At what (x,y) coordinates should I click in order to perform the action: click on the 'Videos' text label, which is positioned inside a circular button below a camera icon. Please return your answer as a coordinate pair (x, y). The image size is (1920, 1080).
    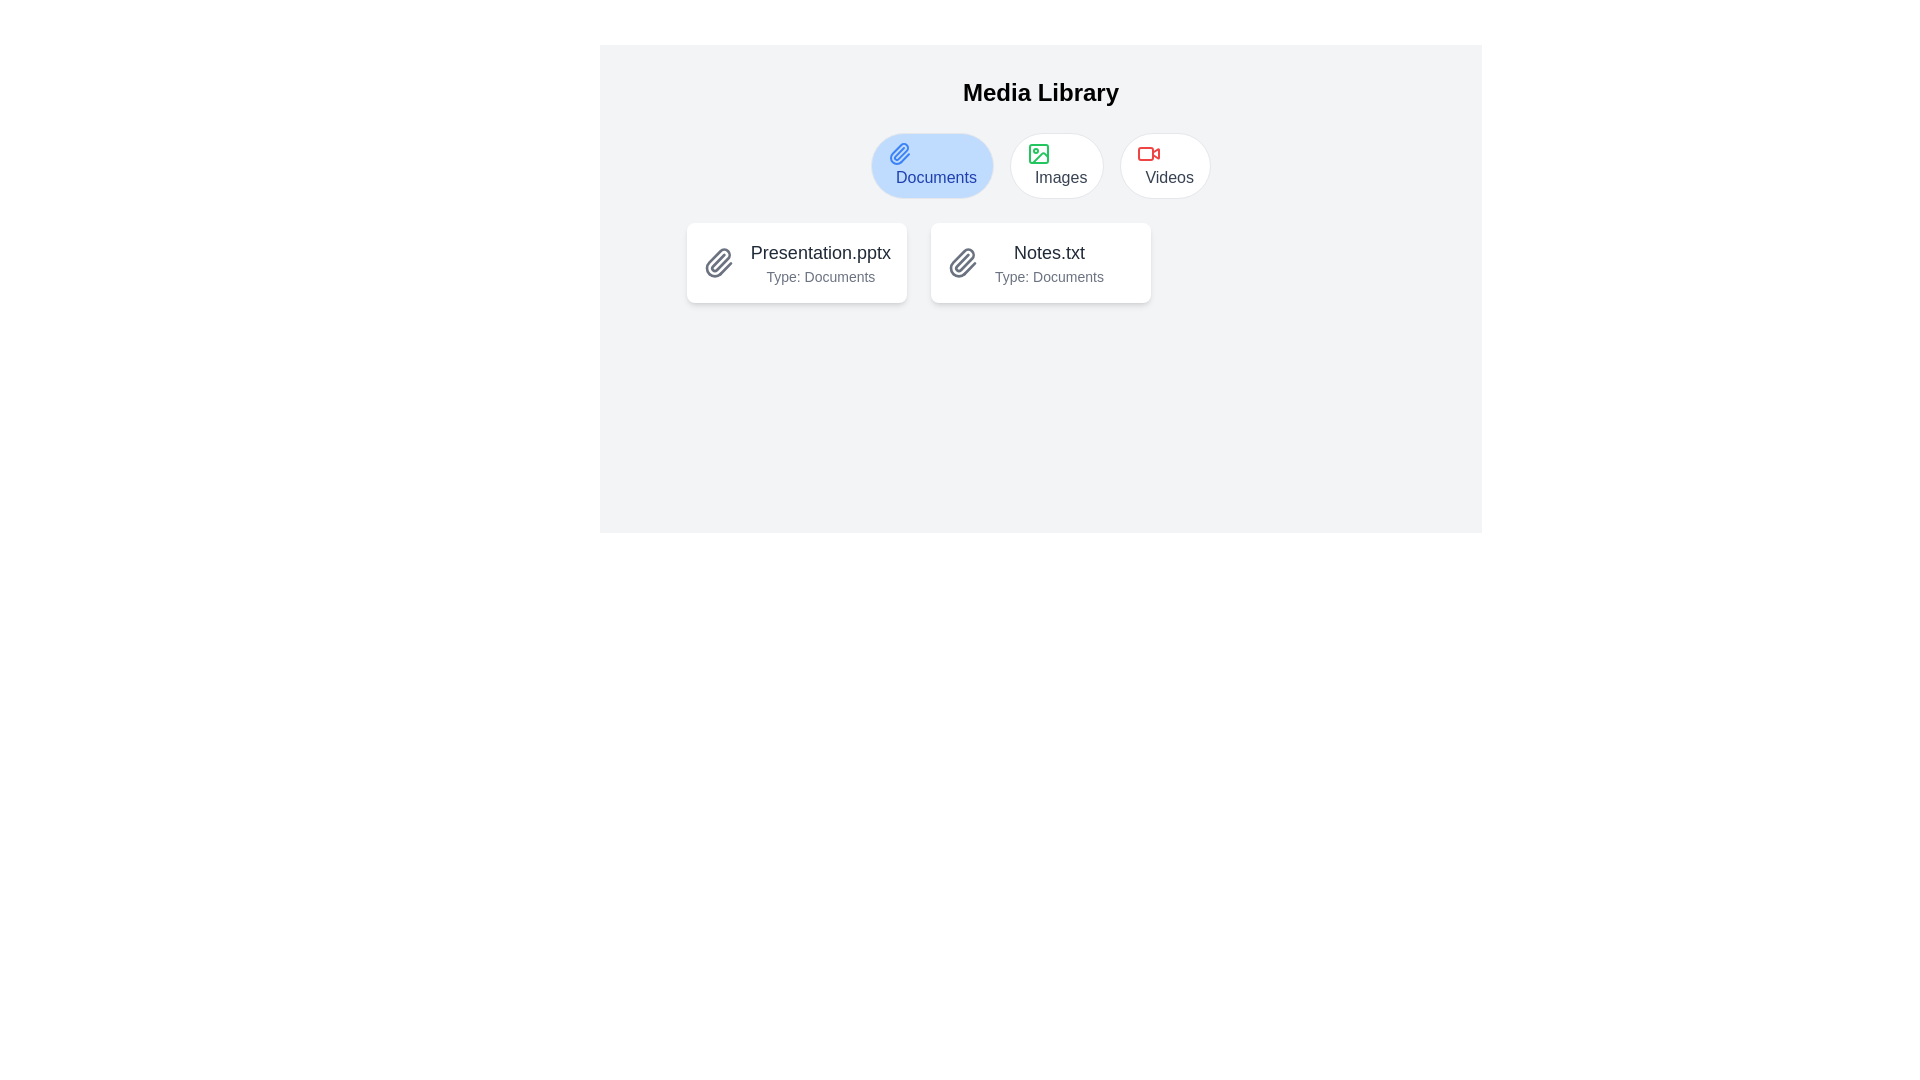
    Looking at the image, I should click on (1169, 176).